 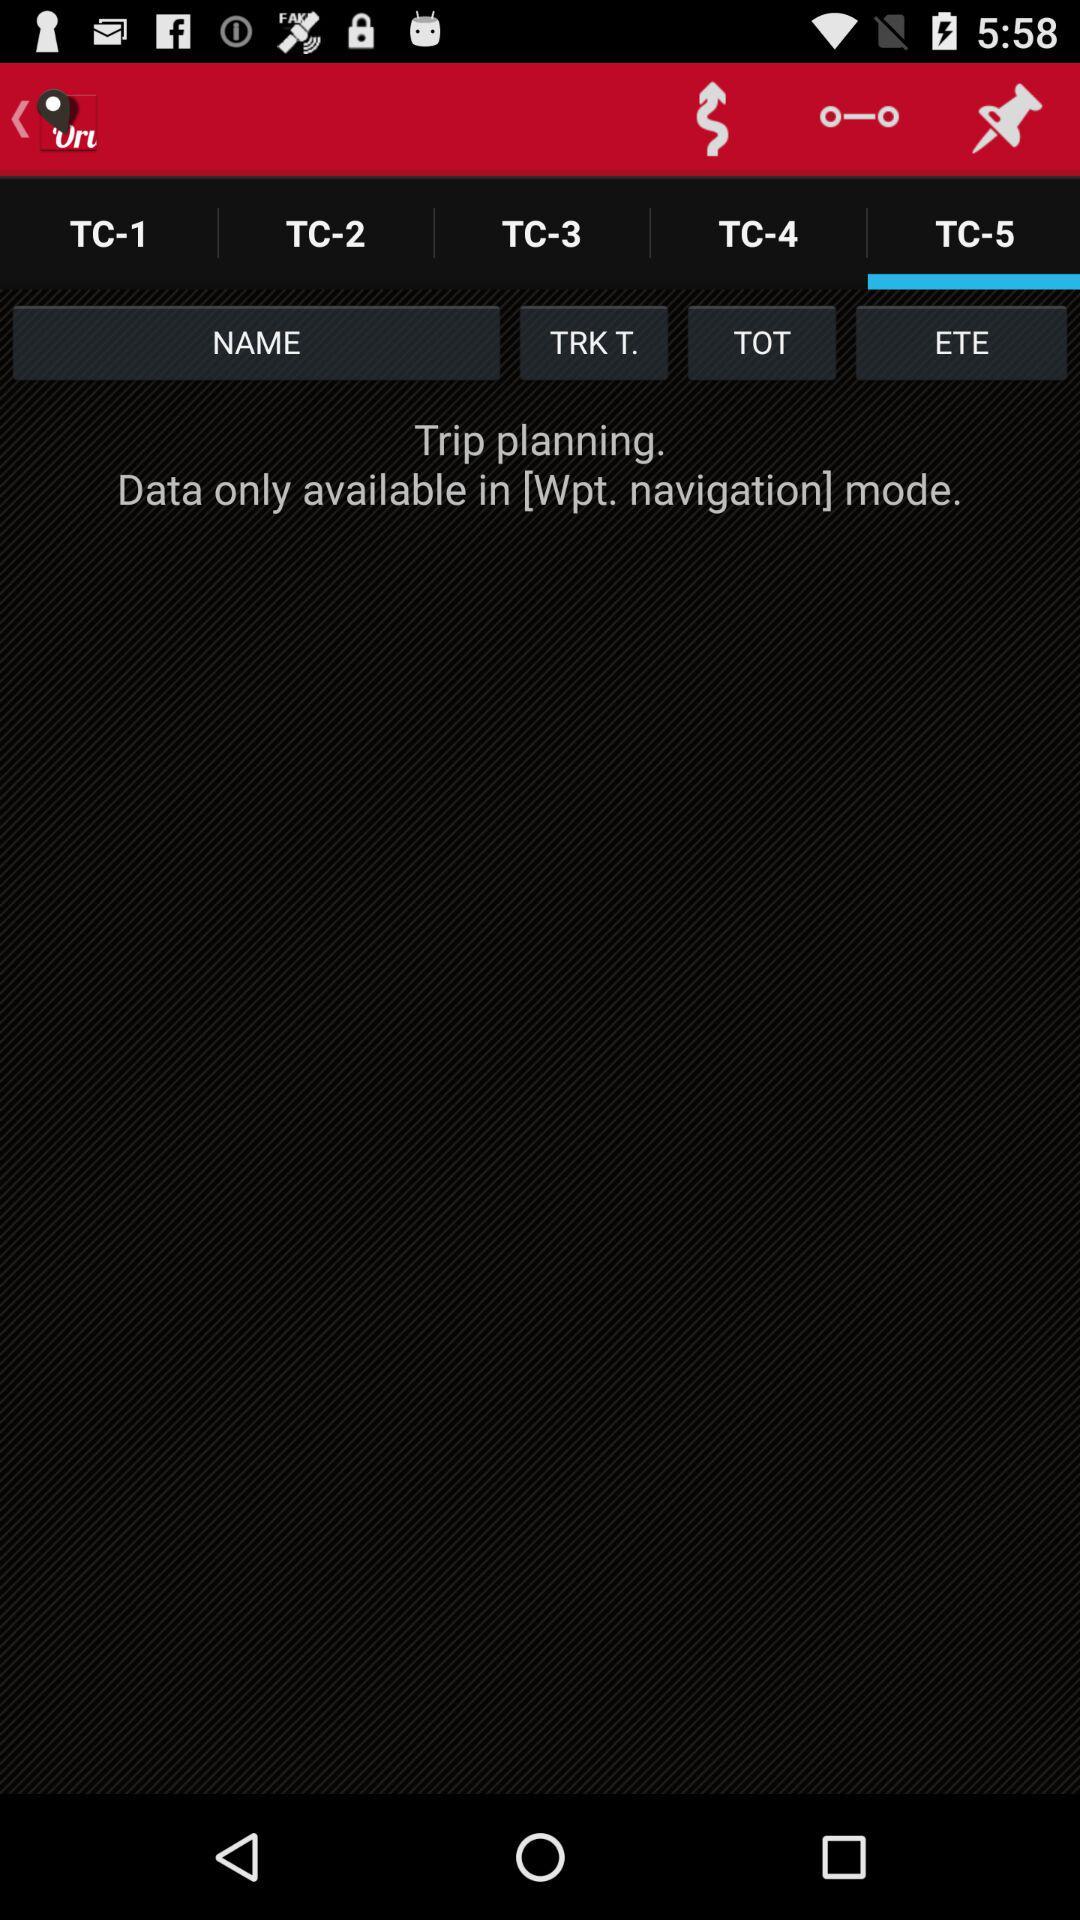 What do you see at coordinates (762, 341) in the screenshot?
I see `the item next to the trk t. item` at bounding box center [762, 341].